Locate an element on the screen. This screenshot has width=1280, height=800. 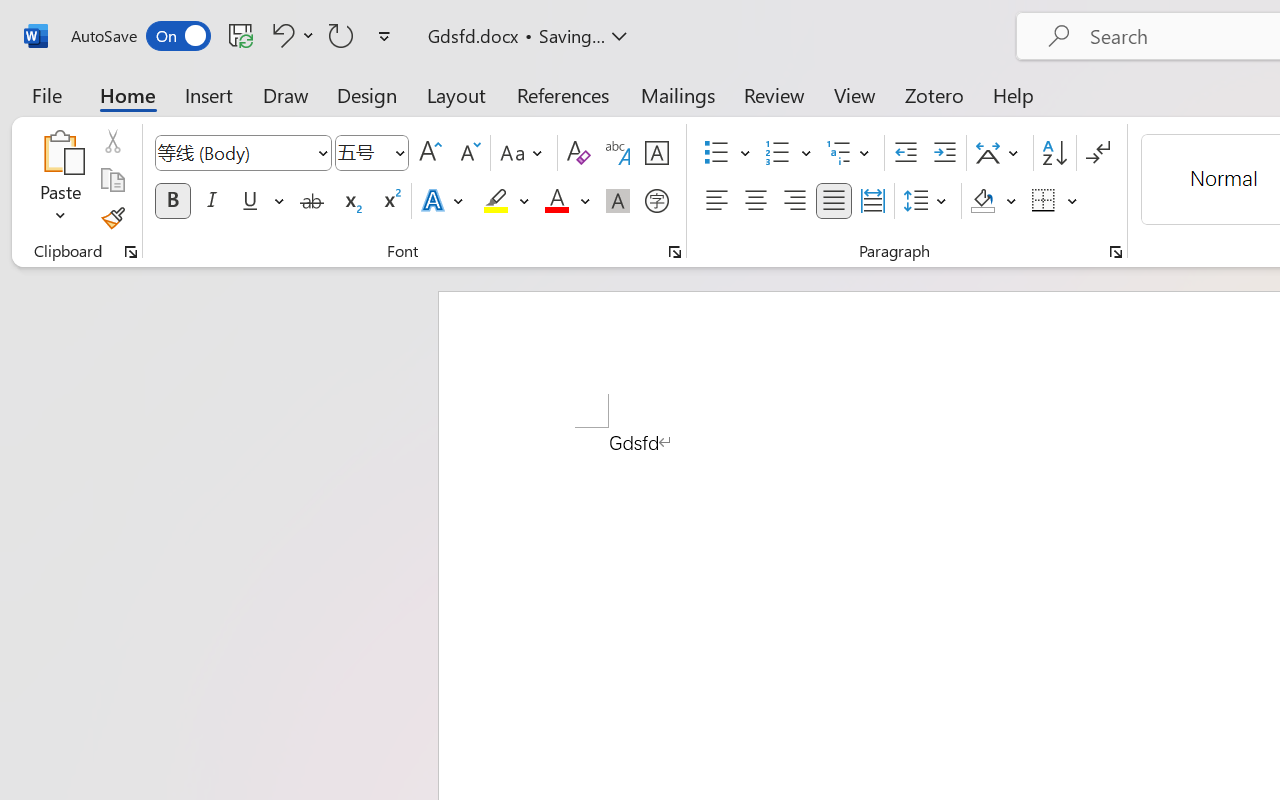
'Clear Formatting' is located at coordinates (577, 153).